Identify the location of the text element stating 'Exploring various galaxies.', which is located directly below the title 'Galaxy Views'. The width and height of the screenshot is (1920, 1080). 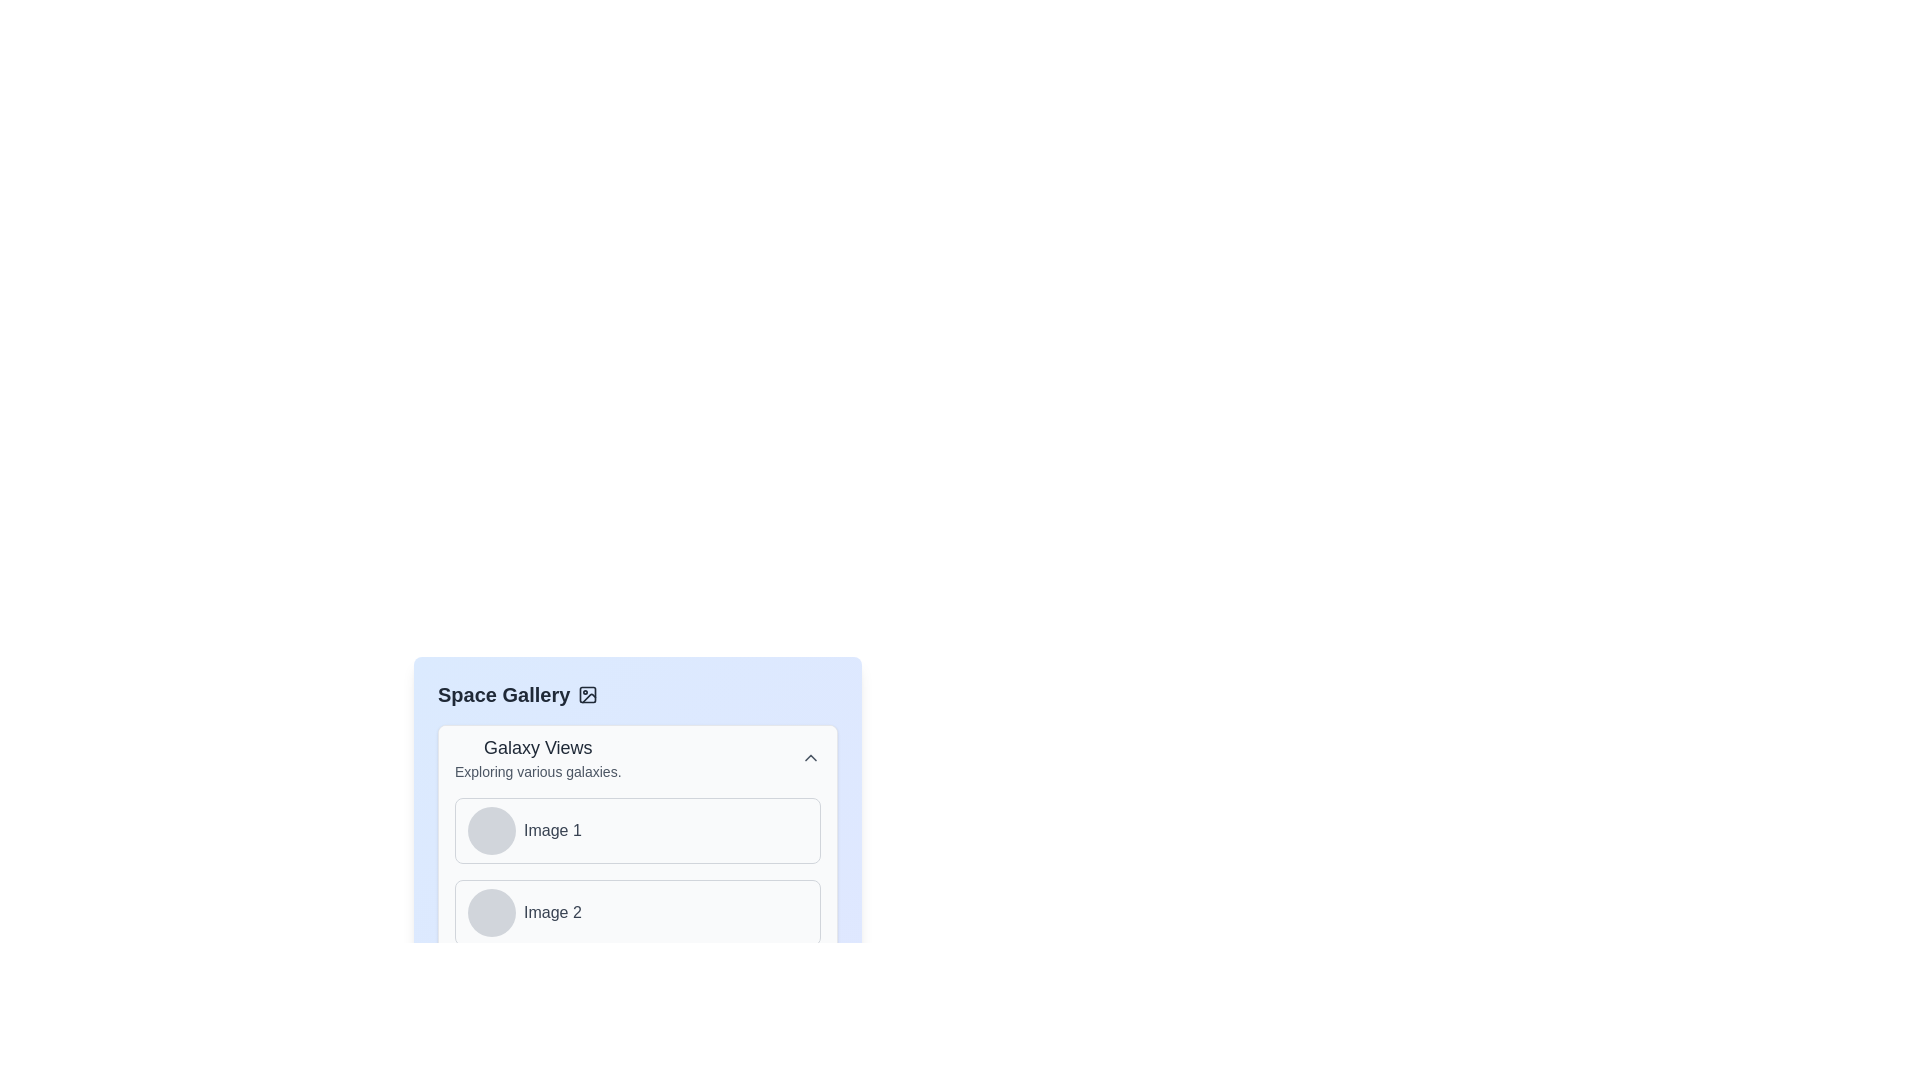
(538, 770).